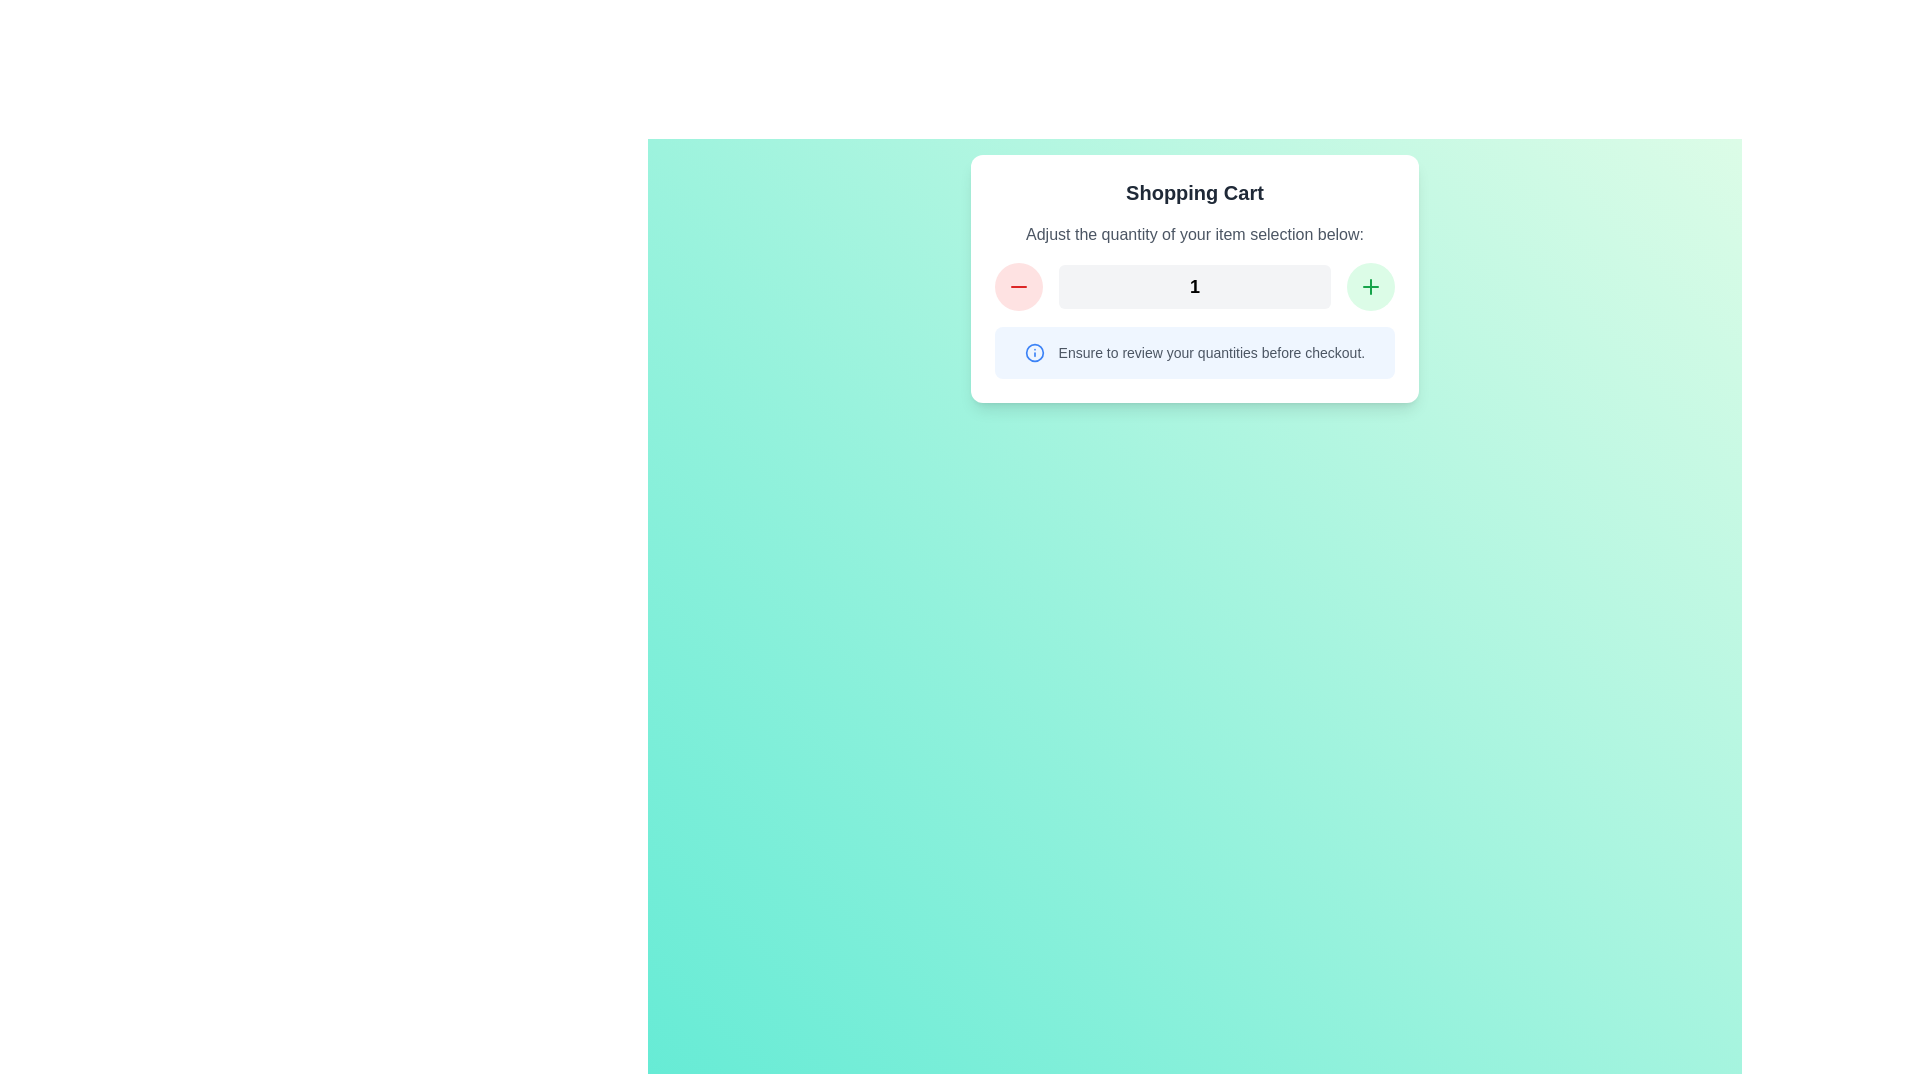 The width and height of the screenshot is (1920, 1080). What do you see at coordinates (1018, 286) in the screenshot?
I see `the first interactive button that decreases the displayed quantity by one, located to the left of the number display and the green circular button with a plus icon` at bounding box center [1018, 286].